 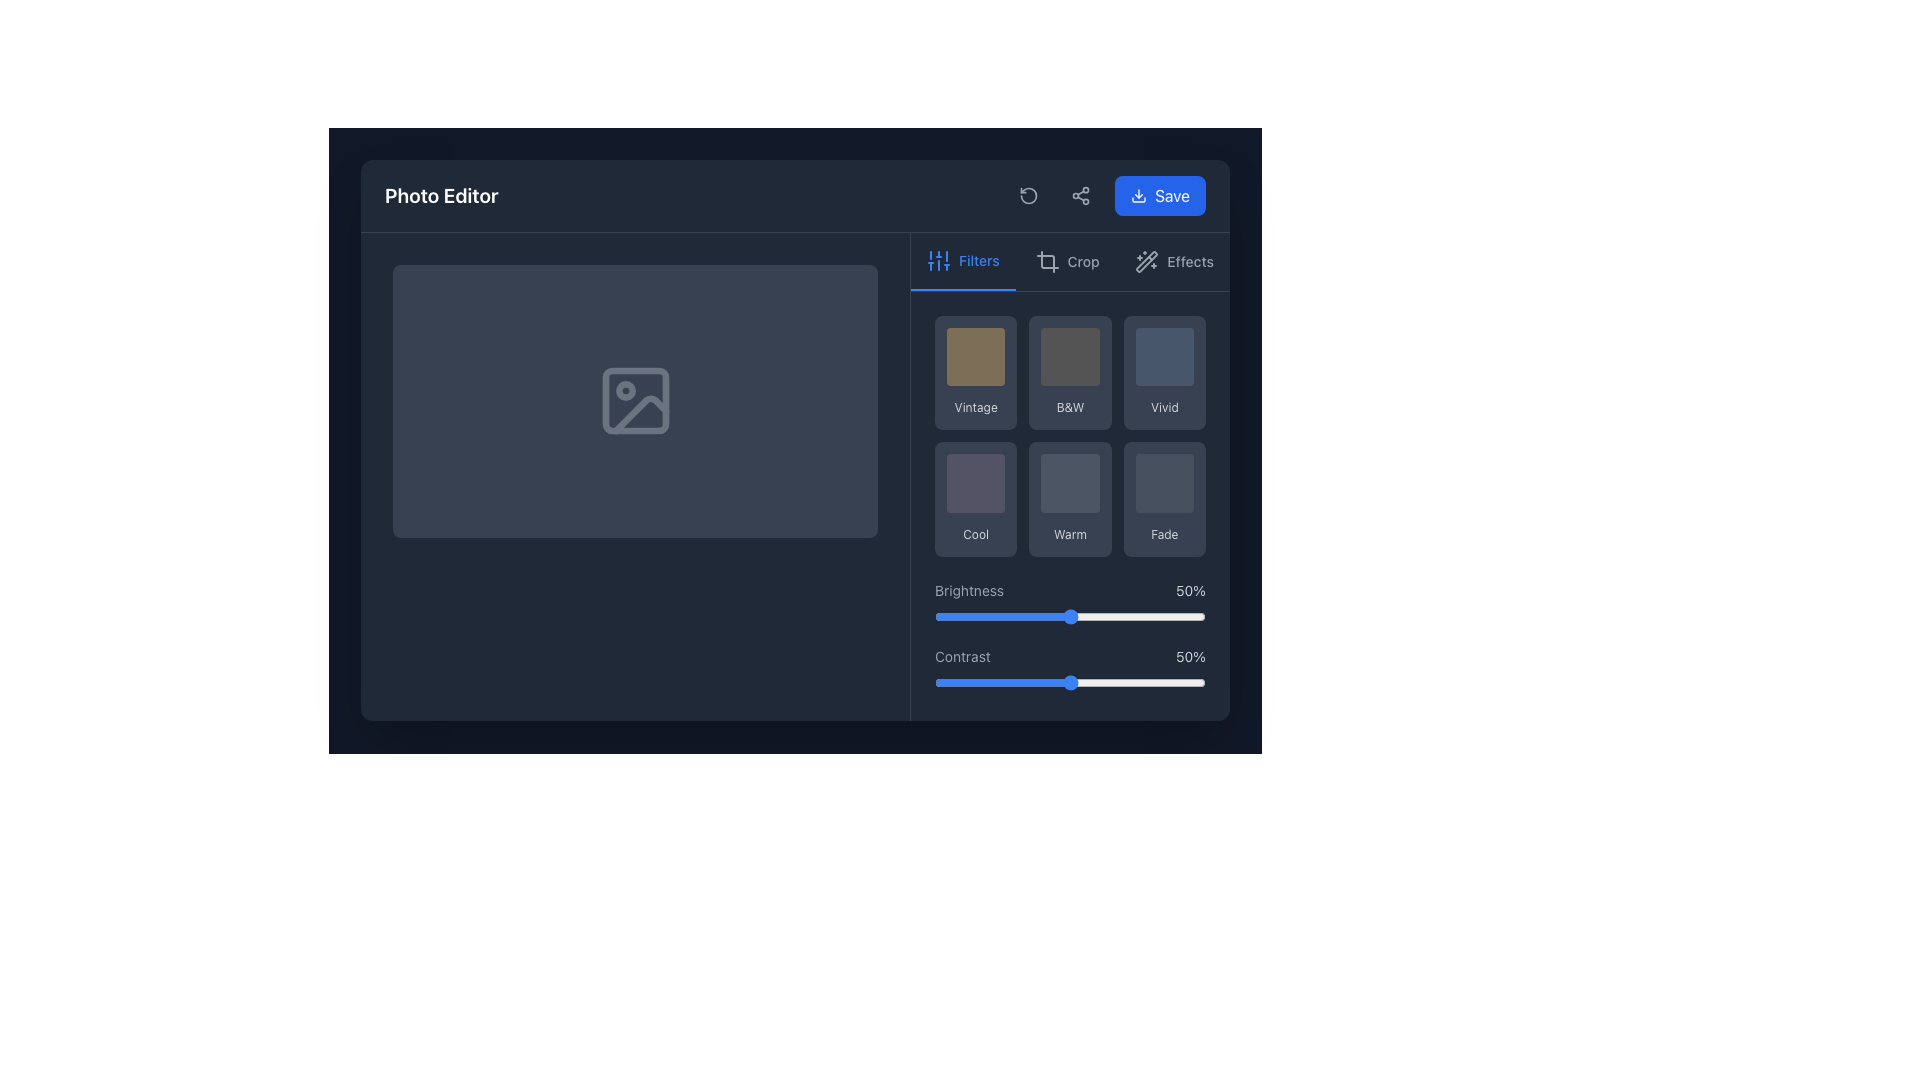 What do you see at coordinates (1164, 498) in the screenshot?
I see `the 'Fade' button located in the 'Filters' section of the interface to apply the 'Fade' filter` at bounding box center [1164, 498].